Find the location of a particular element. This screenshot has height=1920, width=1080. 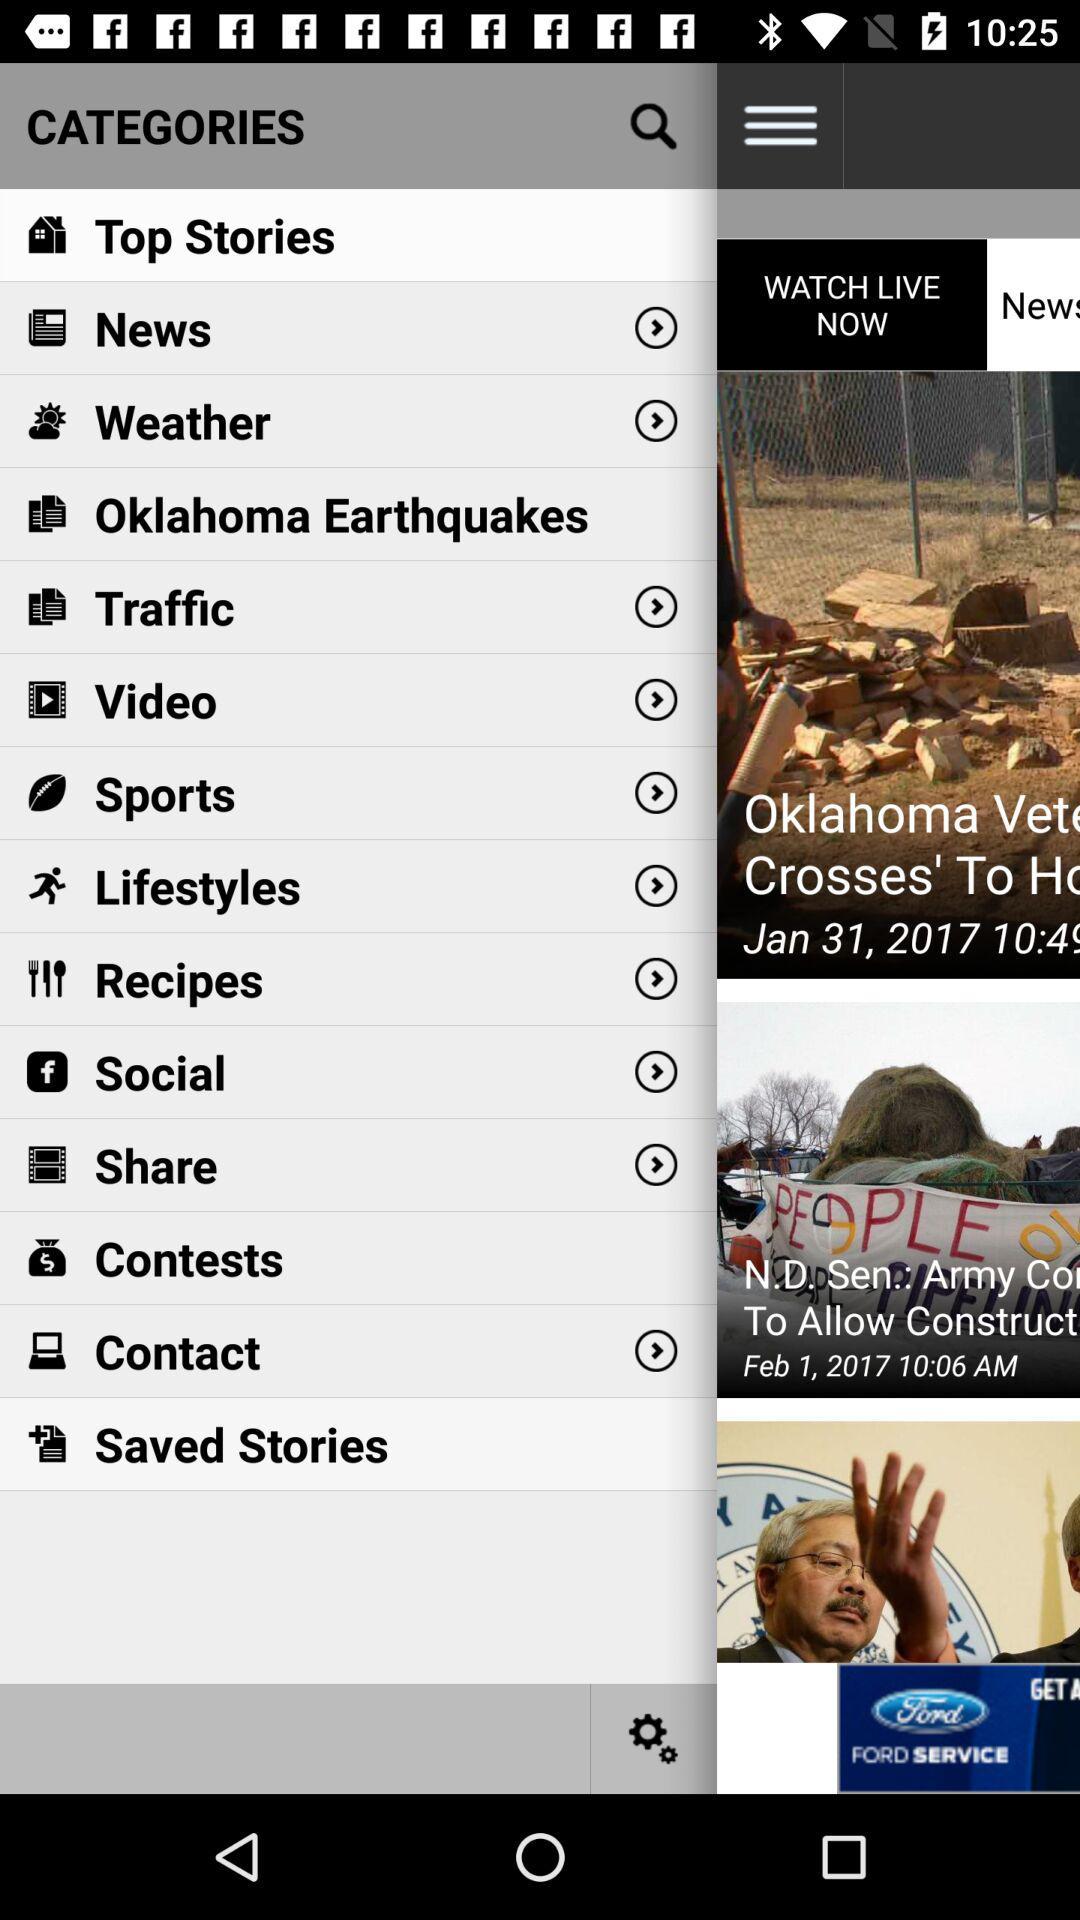

settings is located at coordinates (654, 1737).